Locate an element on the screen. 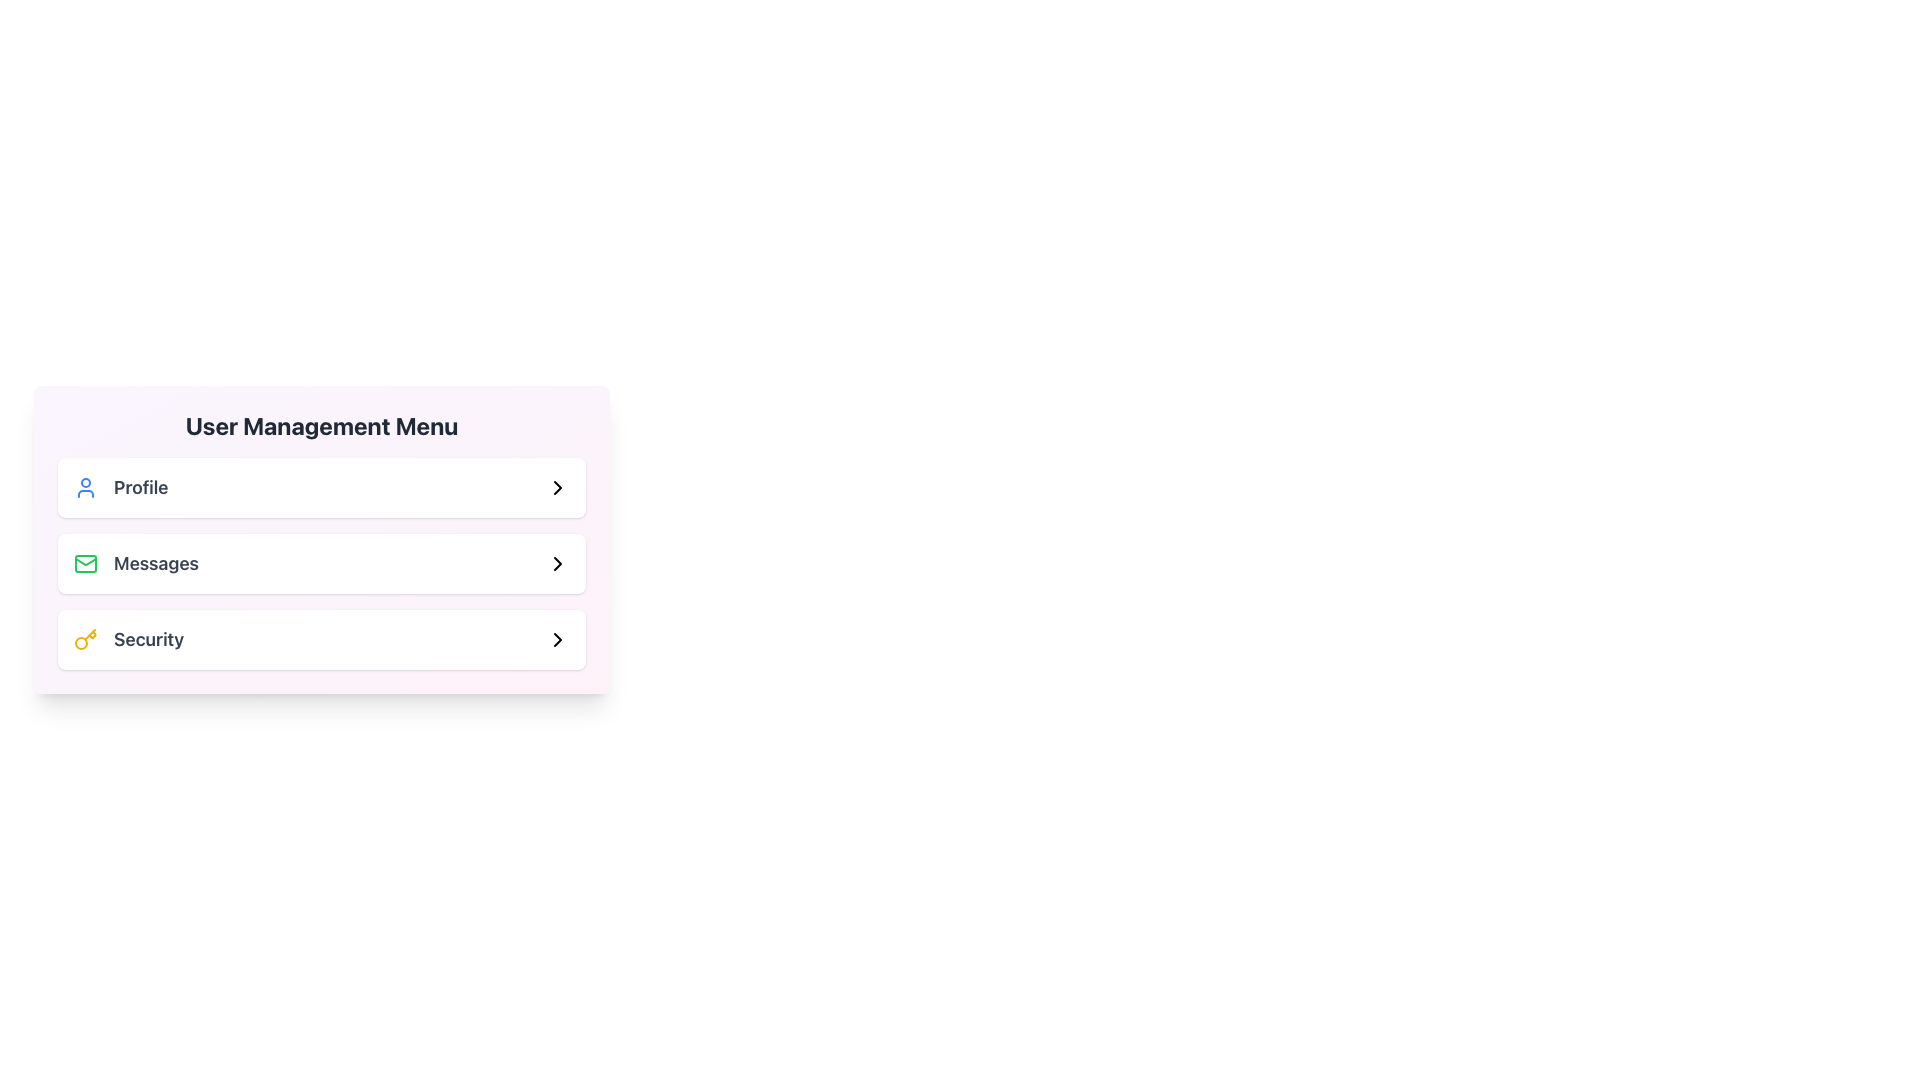 This screenshot has width=1920, height=1080. the 'Messages' icon in the User Management Menu, which is visually positioned to the left of the text label 'Messages' is located at coordinates (85, 563).